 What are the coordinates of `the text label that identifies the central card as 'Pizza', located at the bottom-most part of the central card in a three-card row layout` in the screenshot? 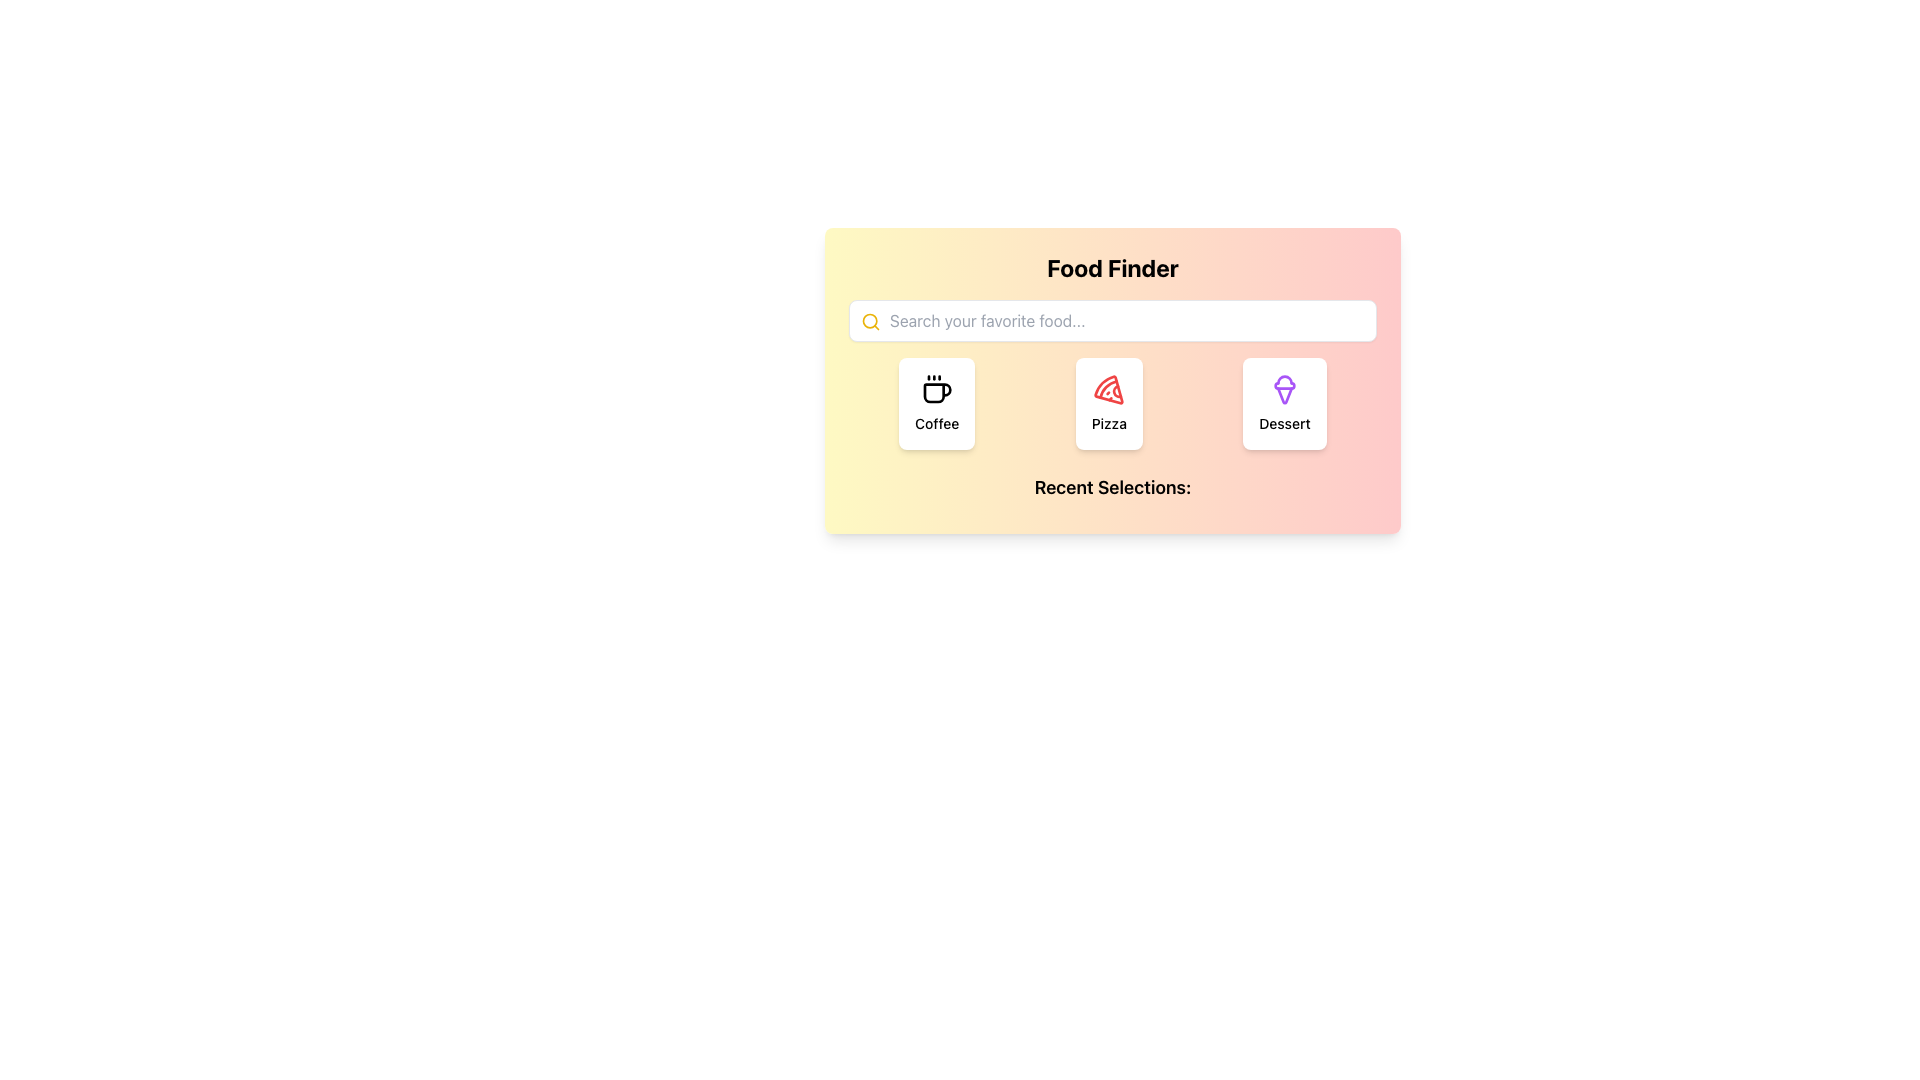 It's located at (1108, 423).